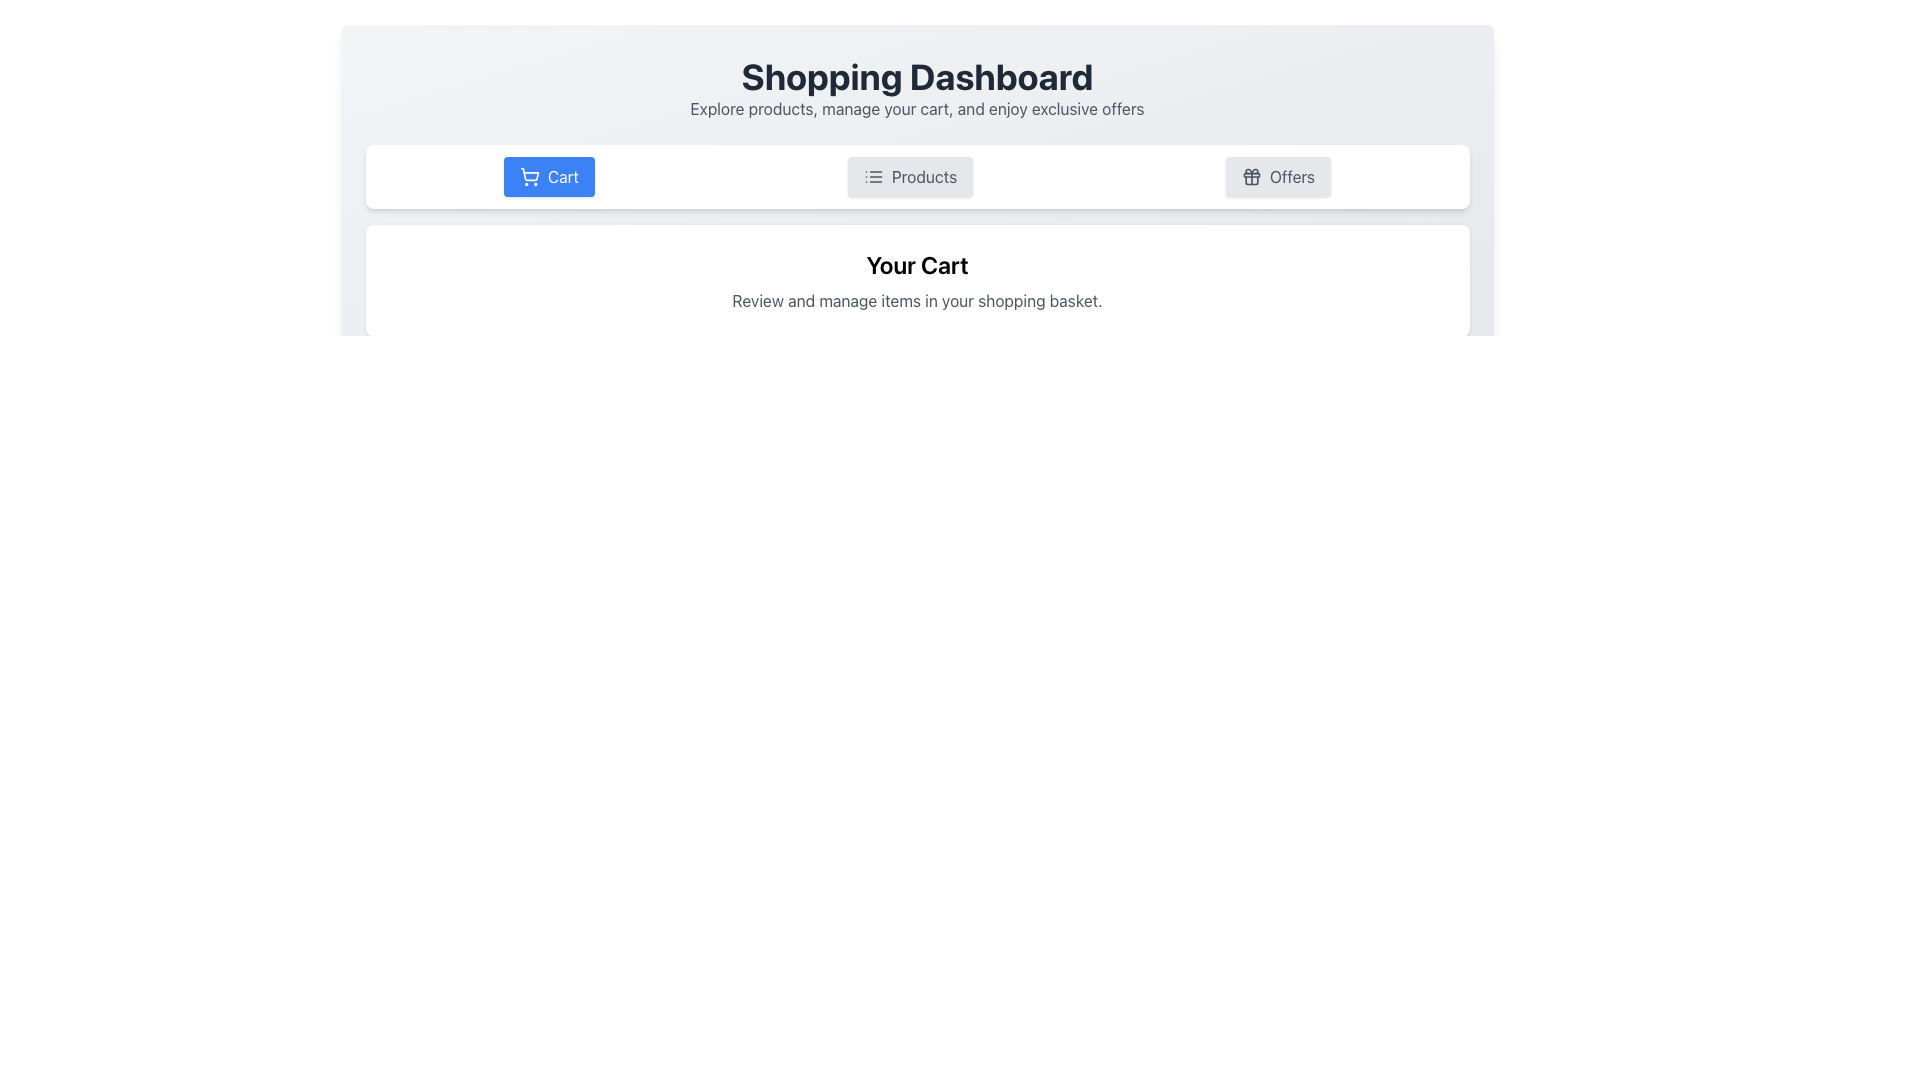  I want to click on the shopping cart text label located within the blue button at the top of the interface, adjacent to the shopping cart icon, so click(562, 176).